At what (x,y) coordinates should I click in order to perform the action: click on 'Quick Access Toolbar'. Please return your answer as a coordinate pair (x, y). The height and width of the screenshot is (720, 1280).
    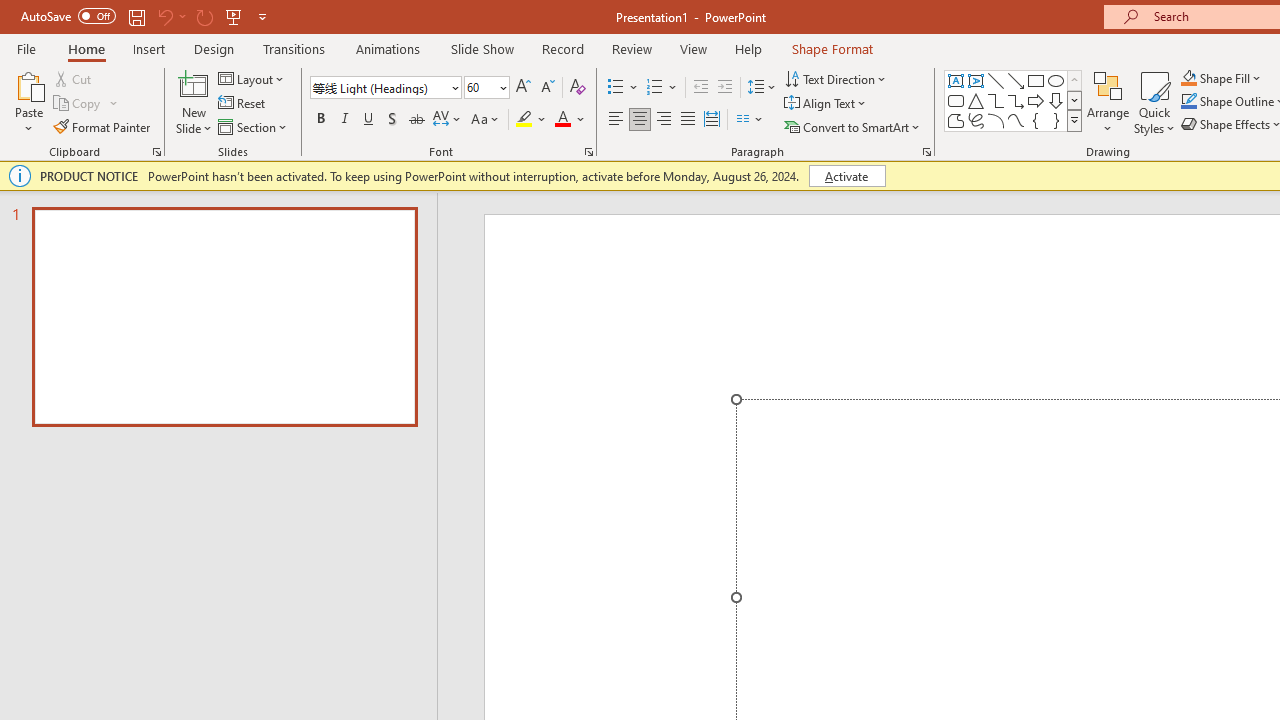
    Looking at the image, I should click on (144, 16).